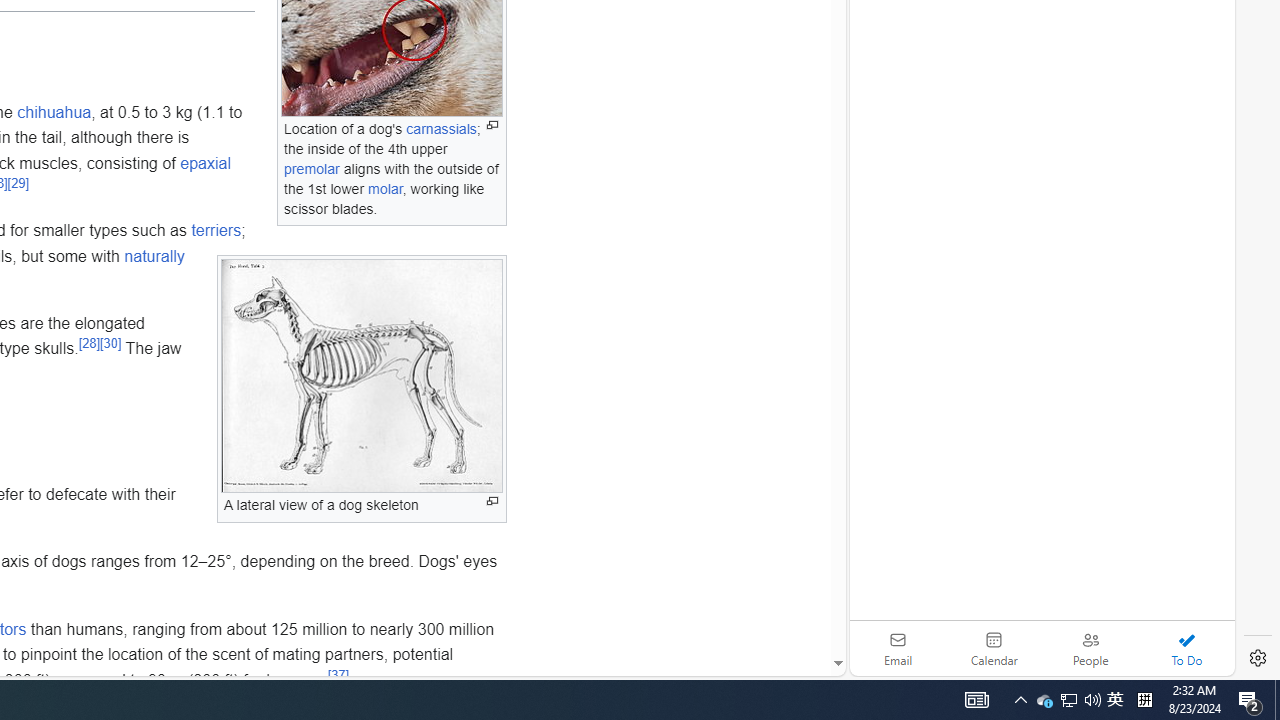 This screenshot has width=1280, height=720. I want to click on 'terriers', so click(216, 229).